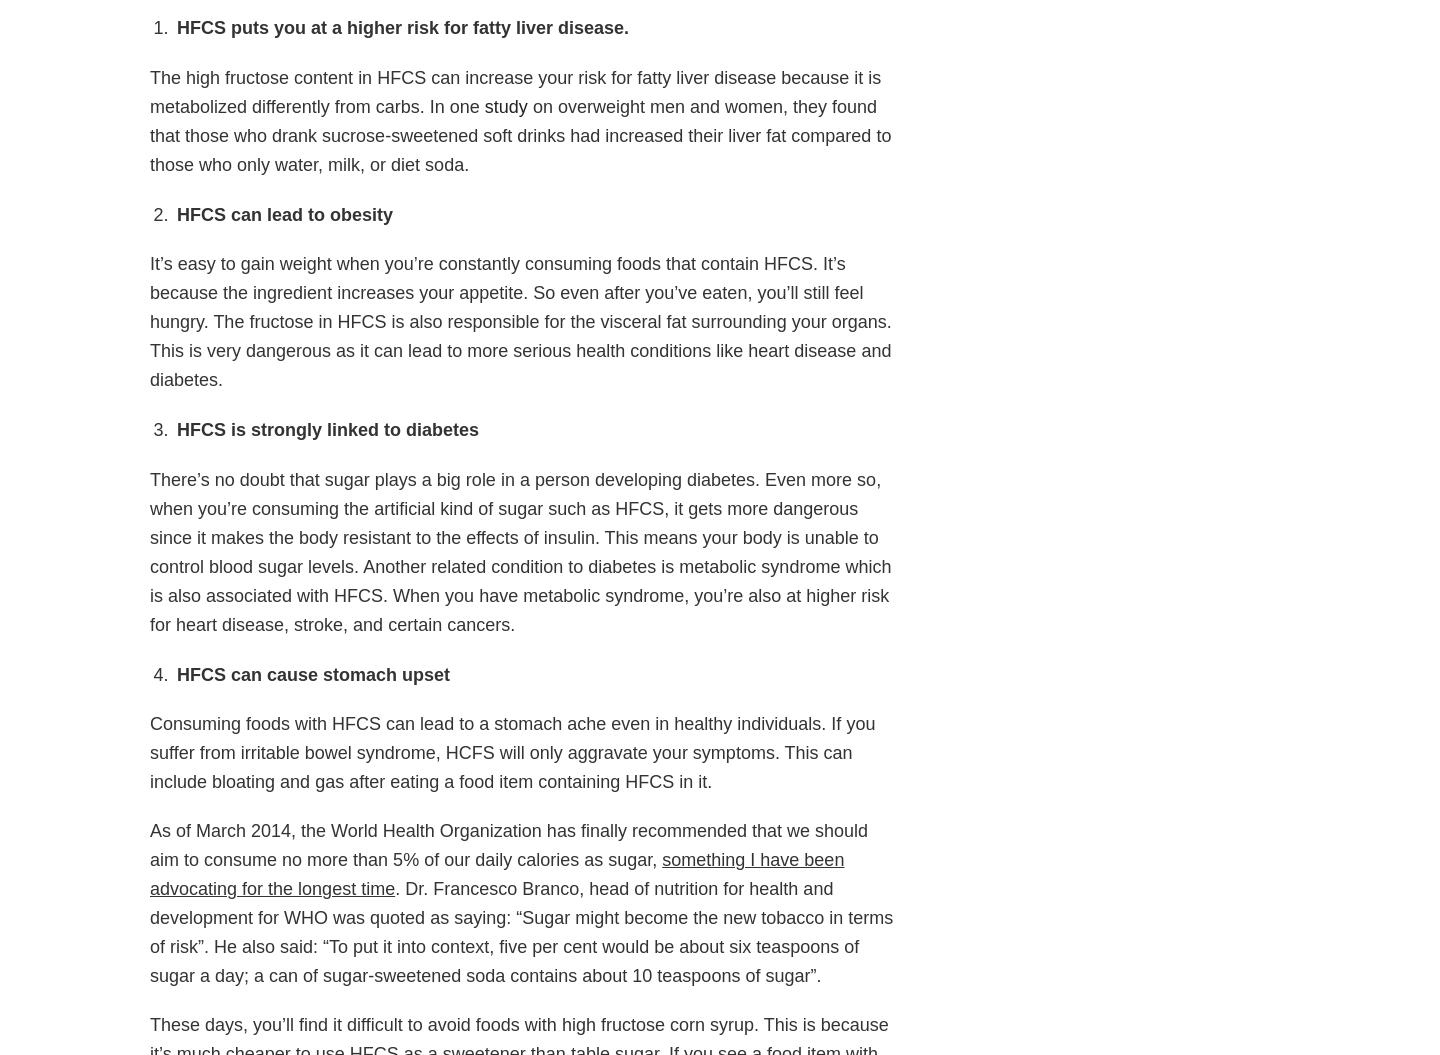 This screenshot has height=1055, width=1440. I want to click on 'study', so click(504, 105).